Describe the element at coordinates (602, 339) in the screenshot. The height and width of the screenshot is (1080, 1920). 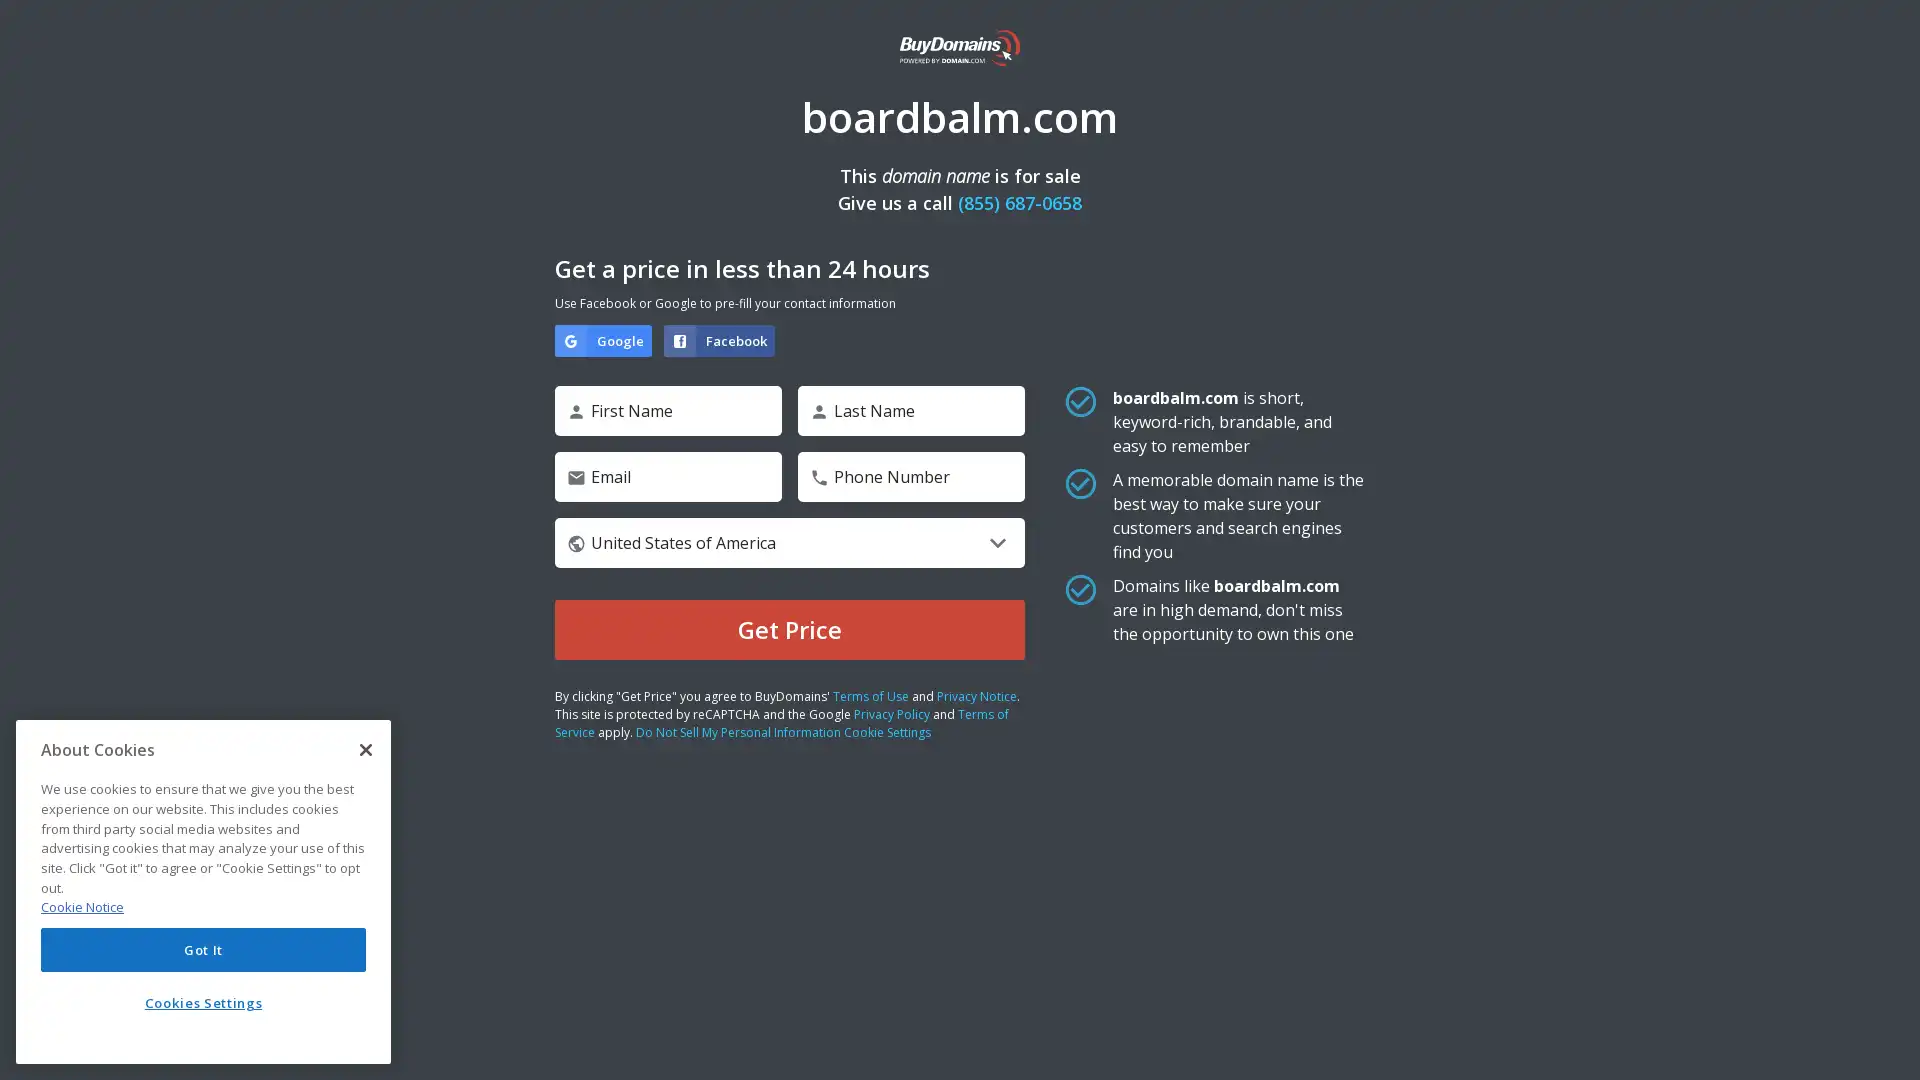
I see `Google` at that location.